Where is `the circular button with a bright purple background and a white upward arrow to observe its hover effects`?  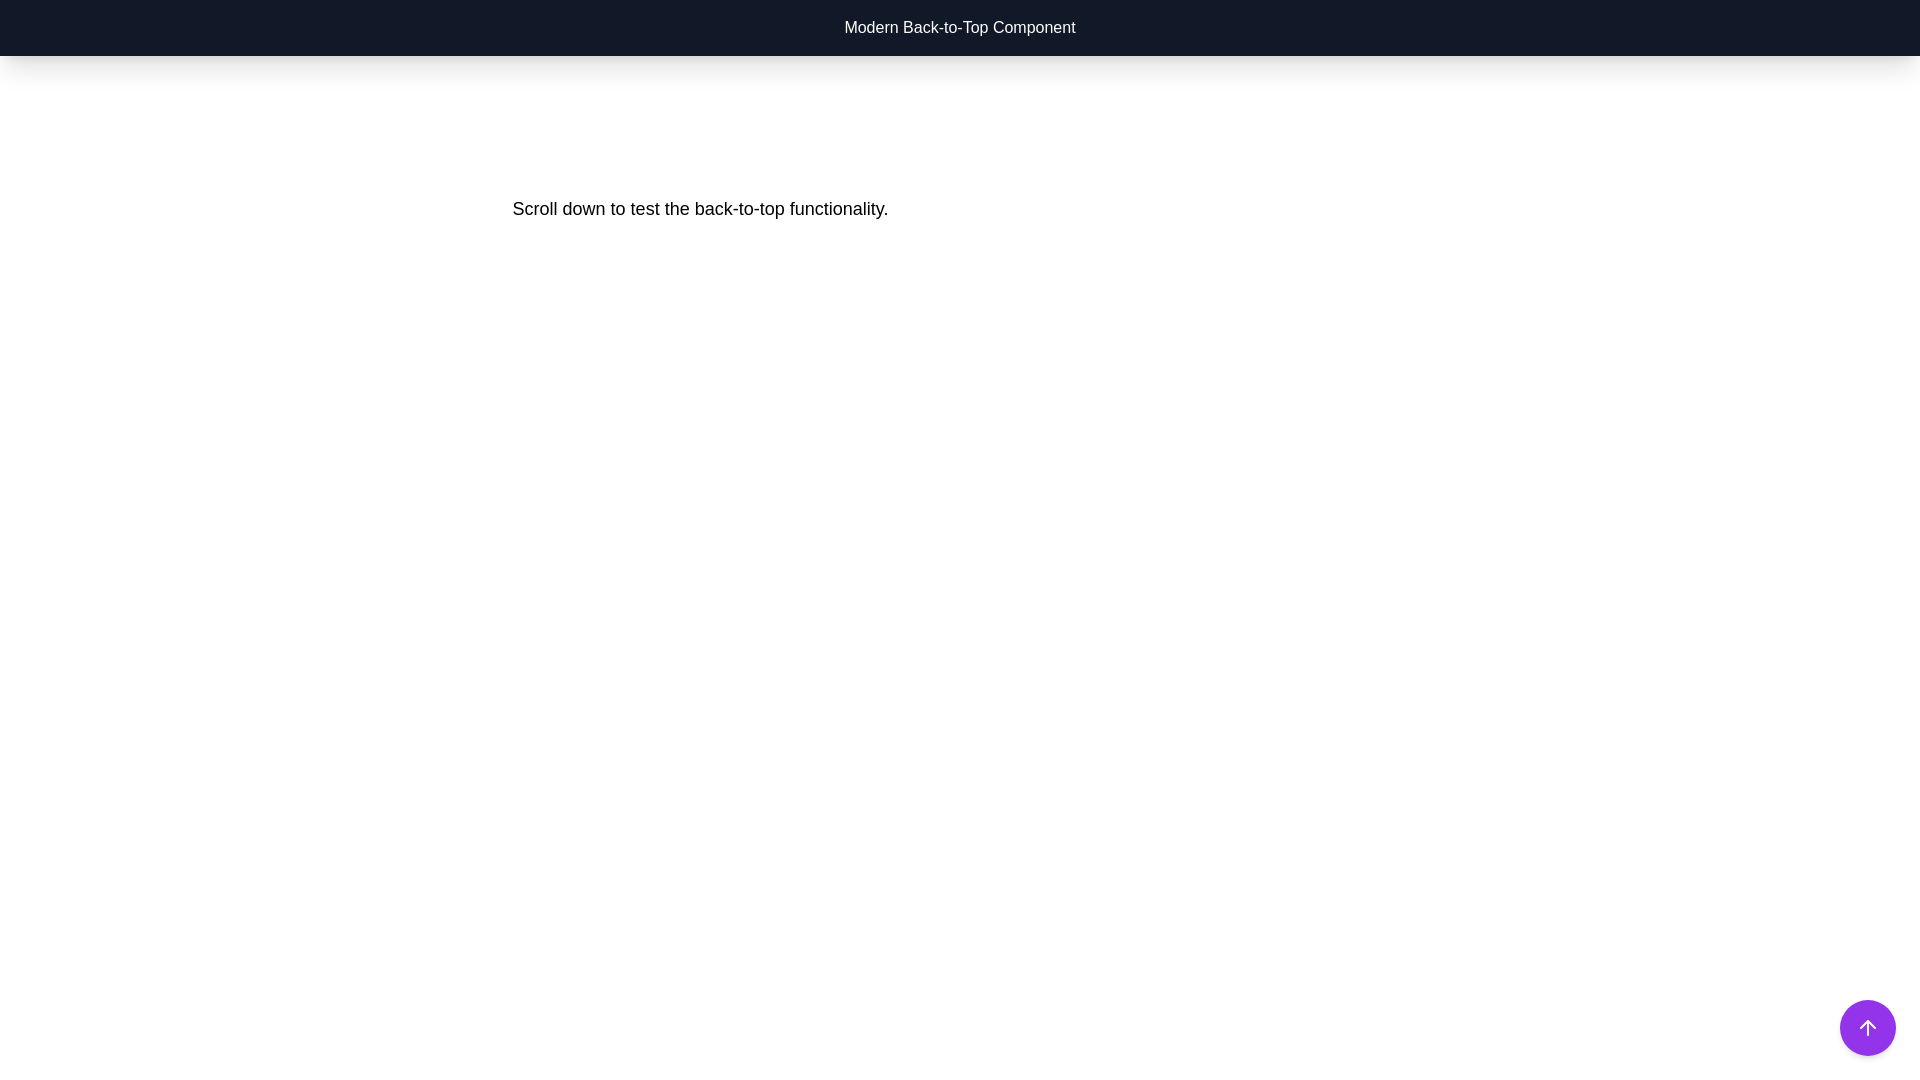
the circular button with a bright purple background and a white upward arrow to observe its hover effects is located at coordinates (1866, 1028).